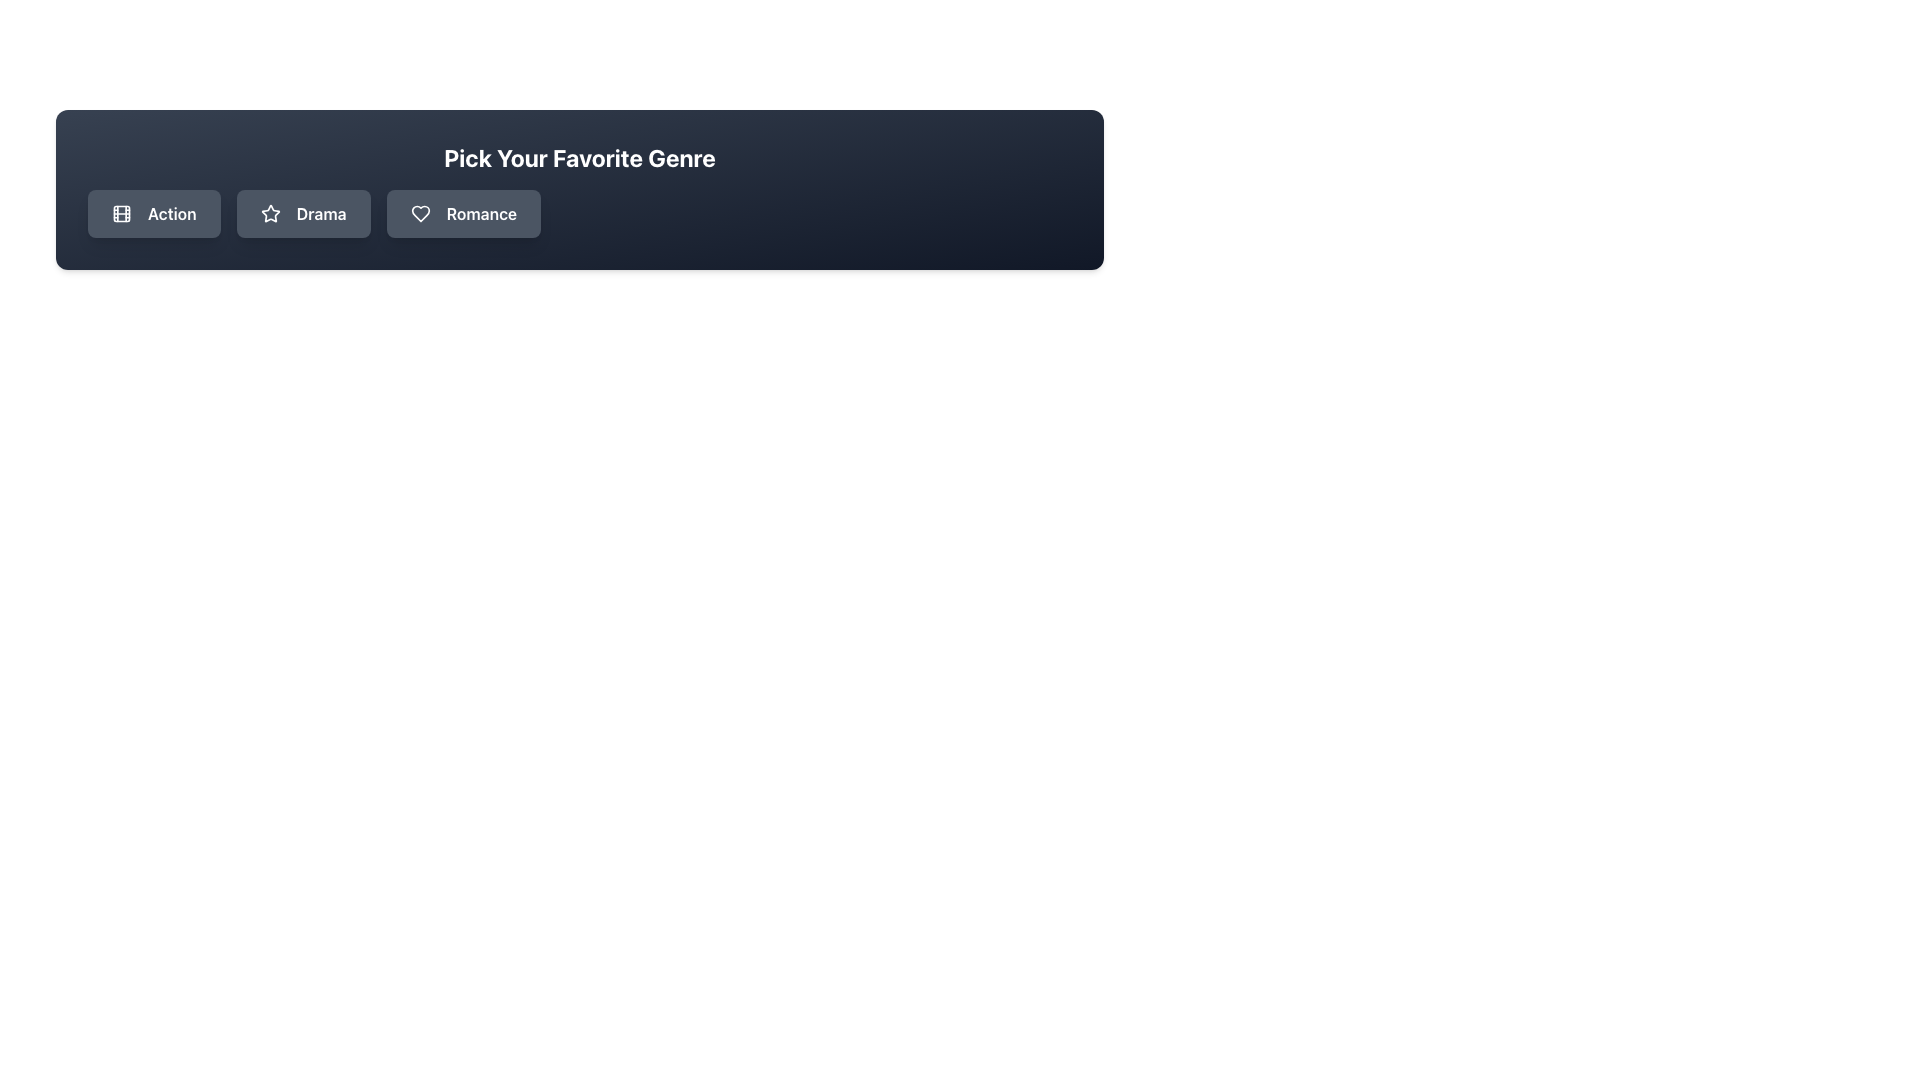 The height and width of the screenshot is (1080, 1920). Describe the element at coordinates (302, 213) in the screenshot. I see `the 'Drama' genre selection button` at that location.